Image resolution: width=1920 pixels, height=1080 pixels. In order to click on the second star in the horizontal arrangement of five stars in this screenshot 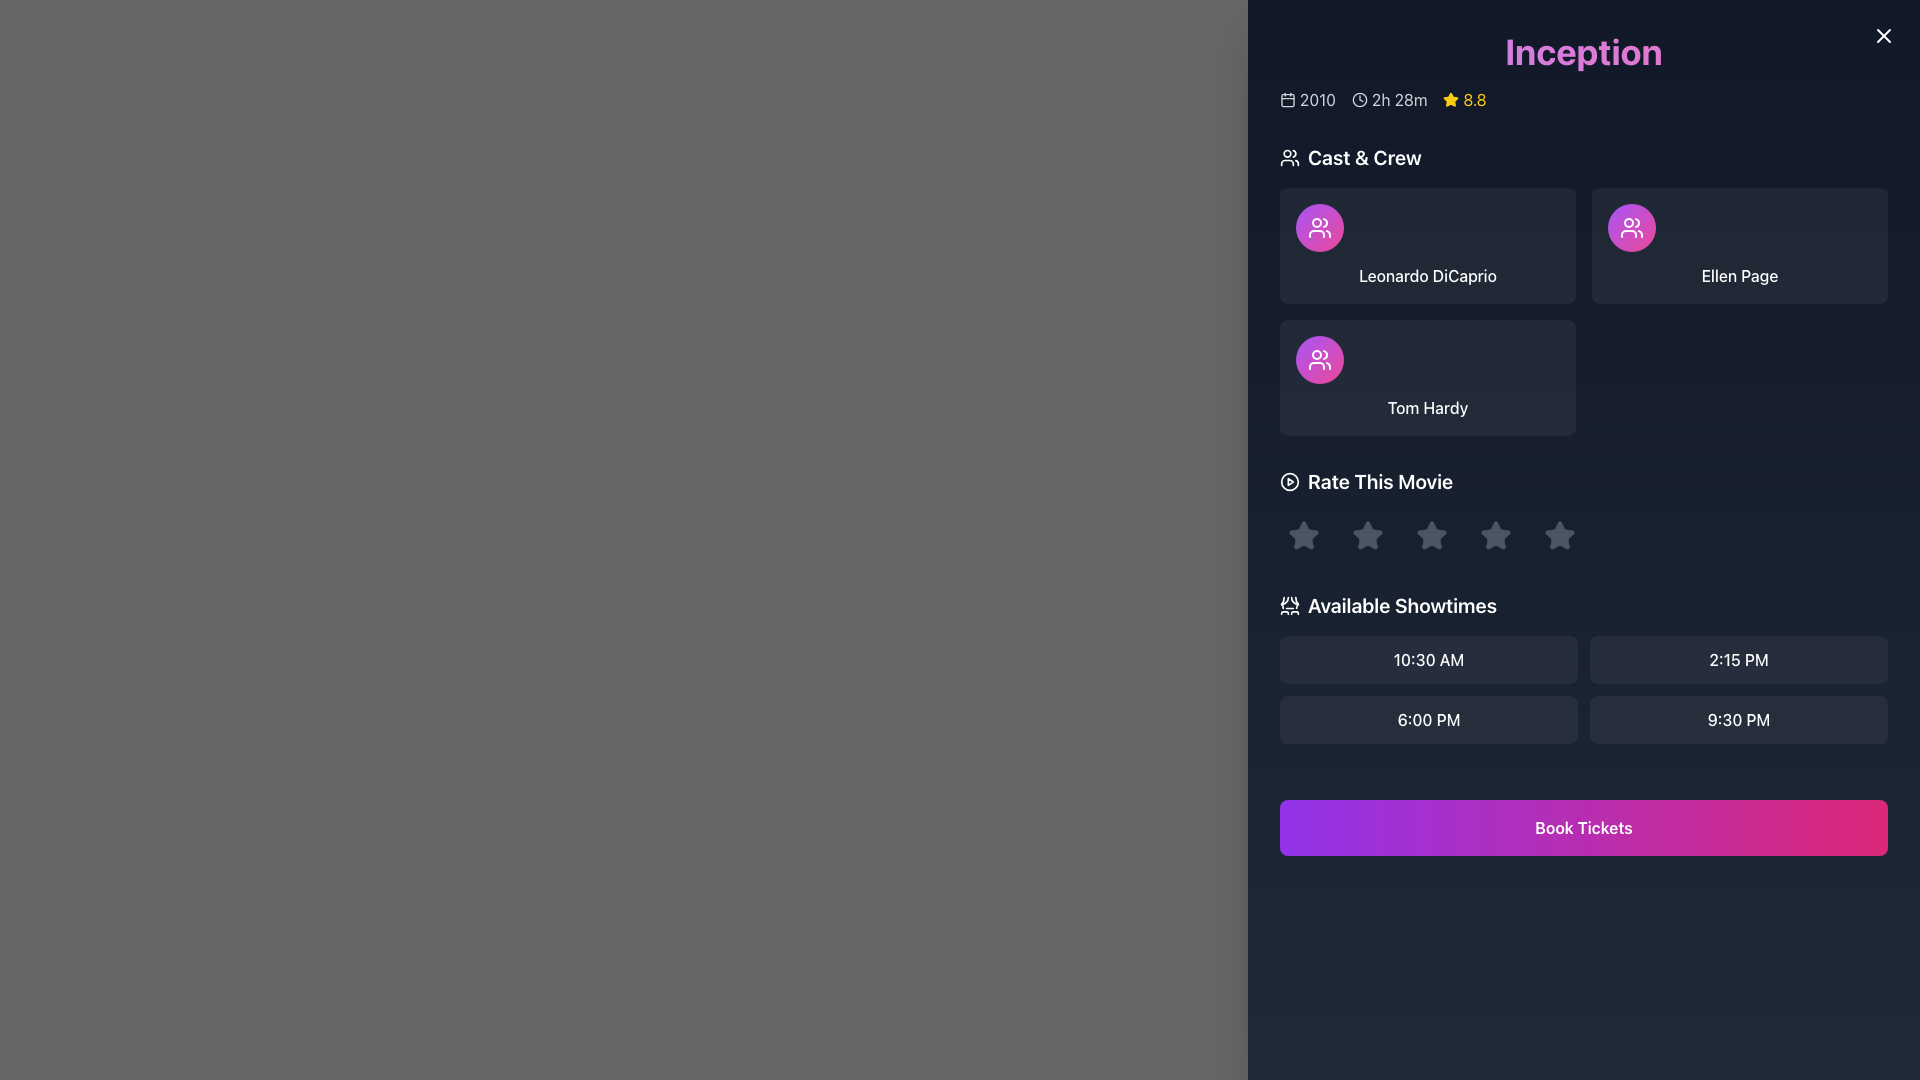, I will do `click(1430, 535)`.